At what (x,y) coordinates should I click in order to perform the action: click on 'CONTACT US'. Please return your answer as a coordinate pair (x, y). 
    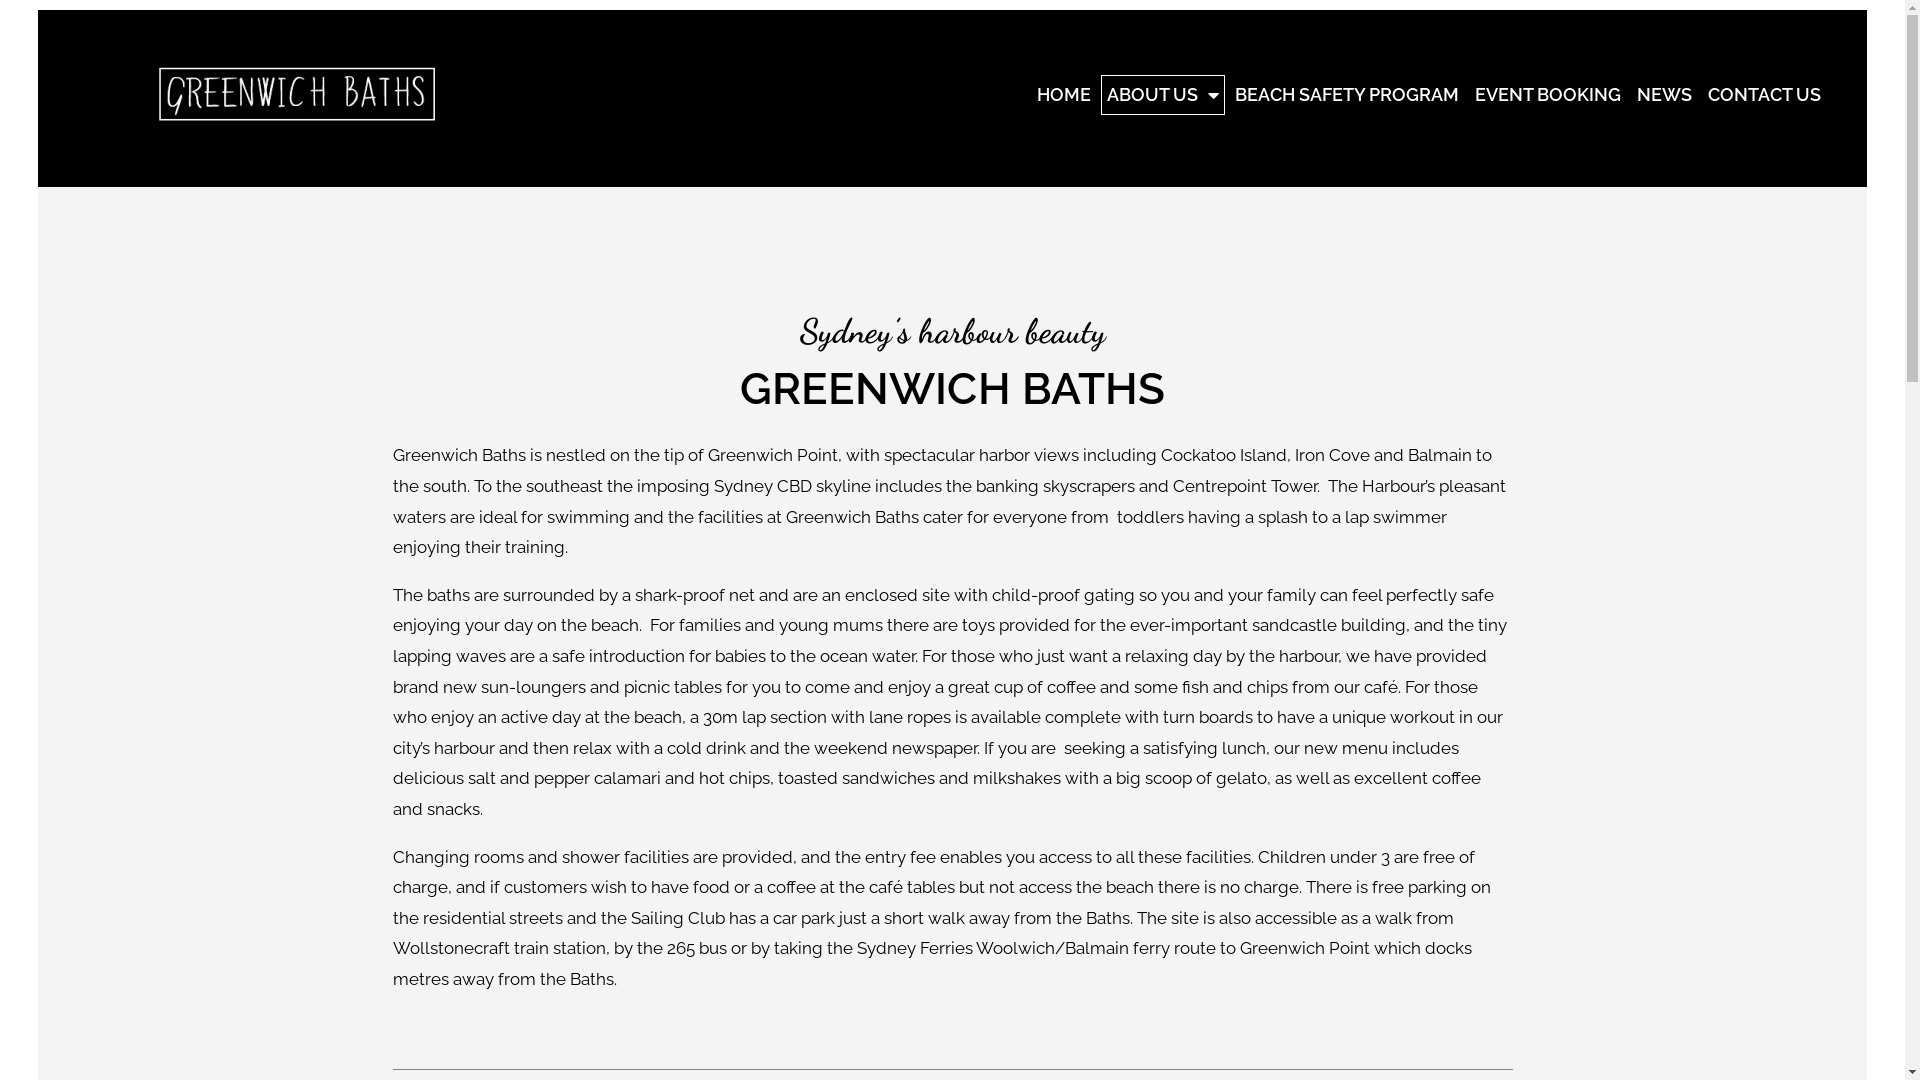
    Looking at the image, I should click on (1701, 95).